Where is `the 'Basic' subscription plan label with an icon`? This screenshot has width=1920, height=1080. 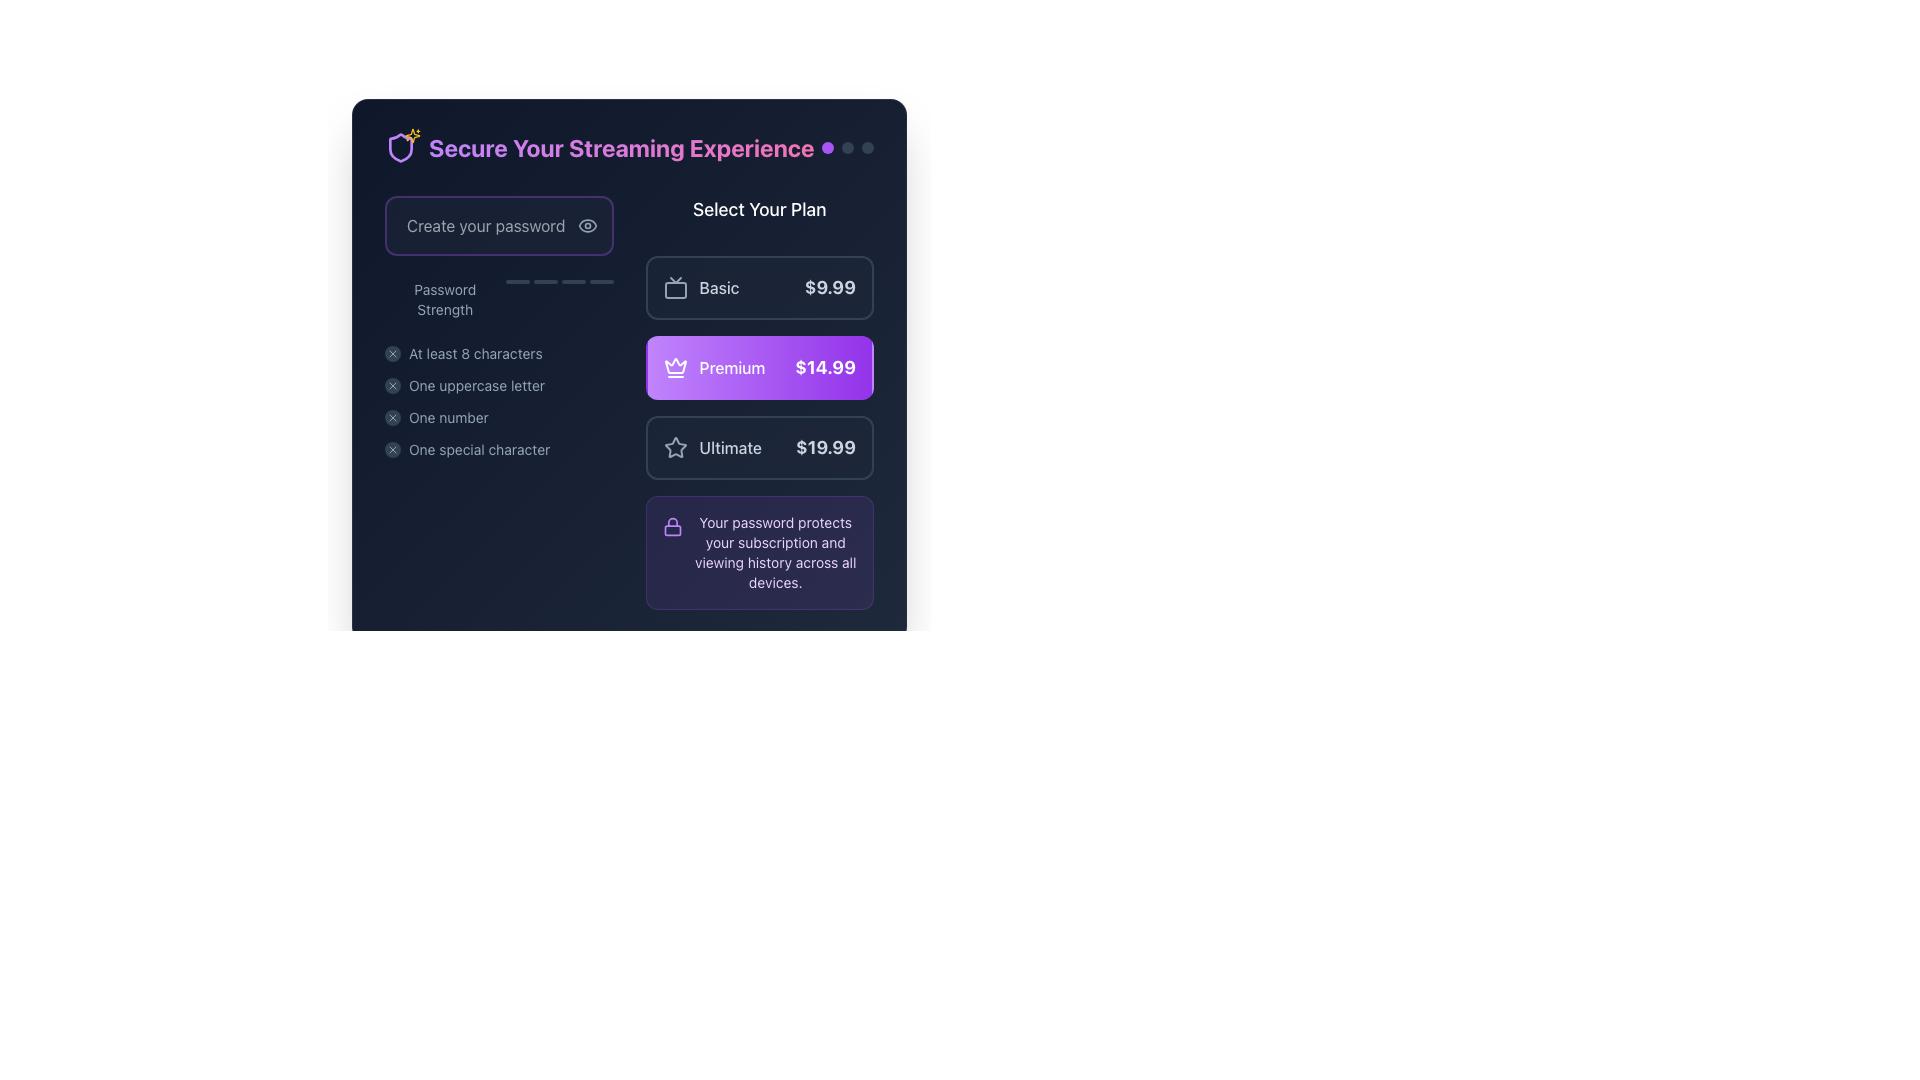 the 'Basic' subscription plan label with an icon is located at coordinates (701, 288).